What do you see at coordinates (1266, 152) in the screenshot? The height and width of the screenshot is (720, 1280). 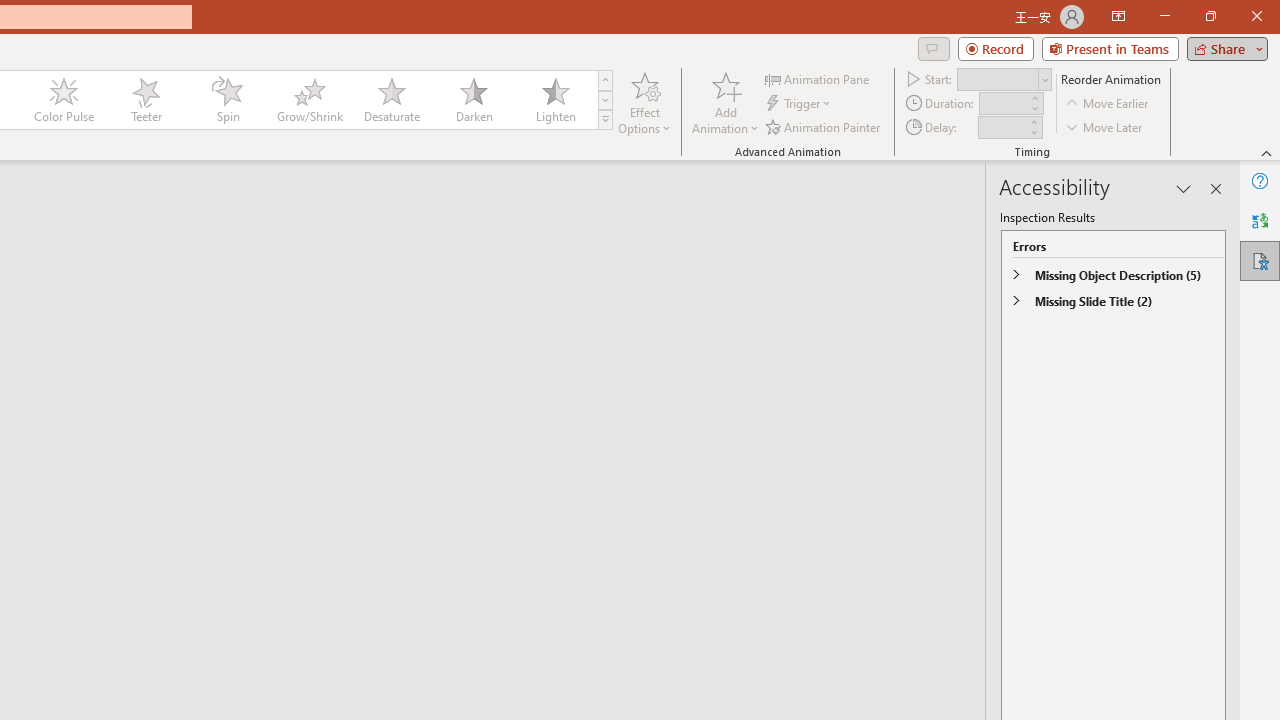 I see `'Collapse the Ribbon'` at bounding box center [1266, 152].